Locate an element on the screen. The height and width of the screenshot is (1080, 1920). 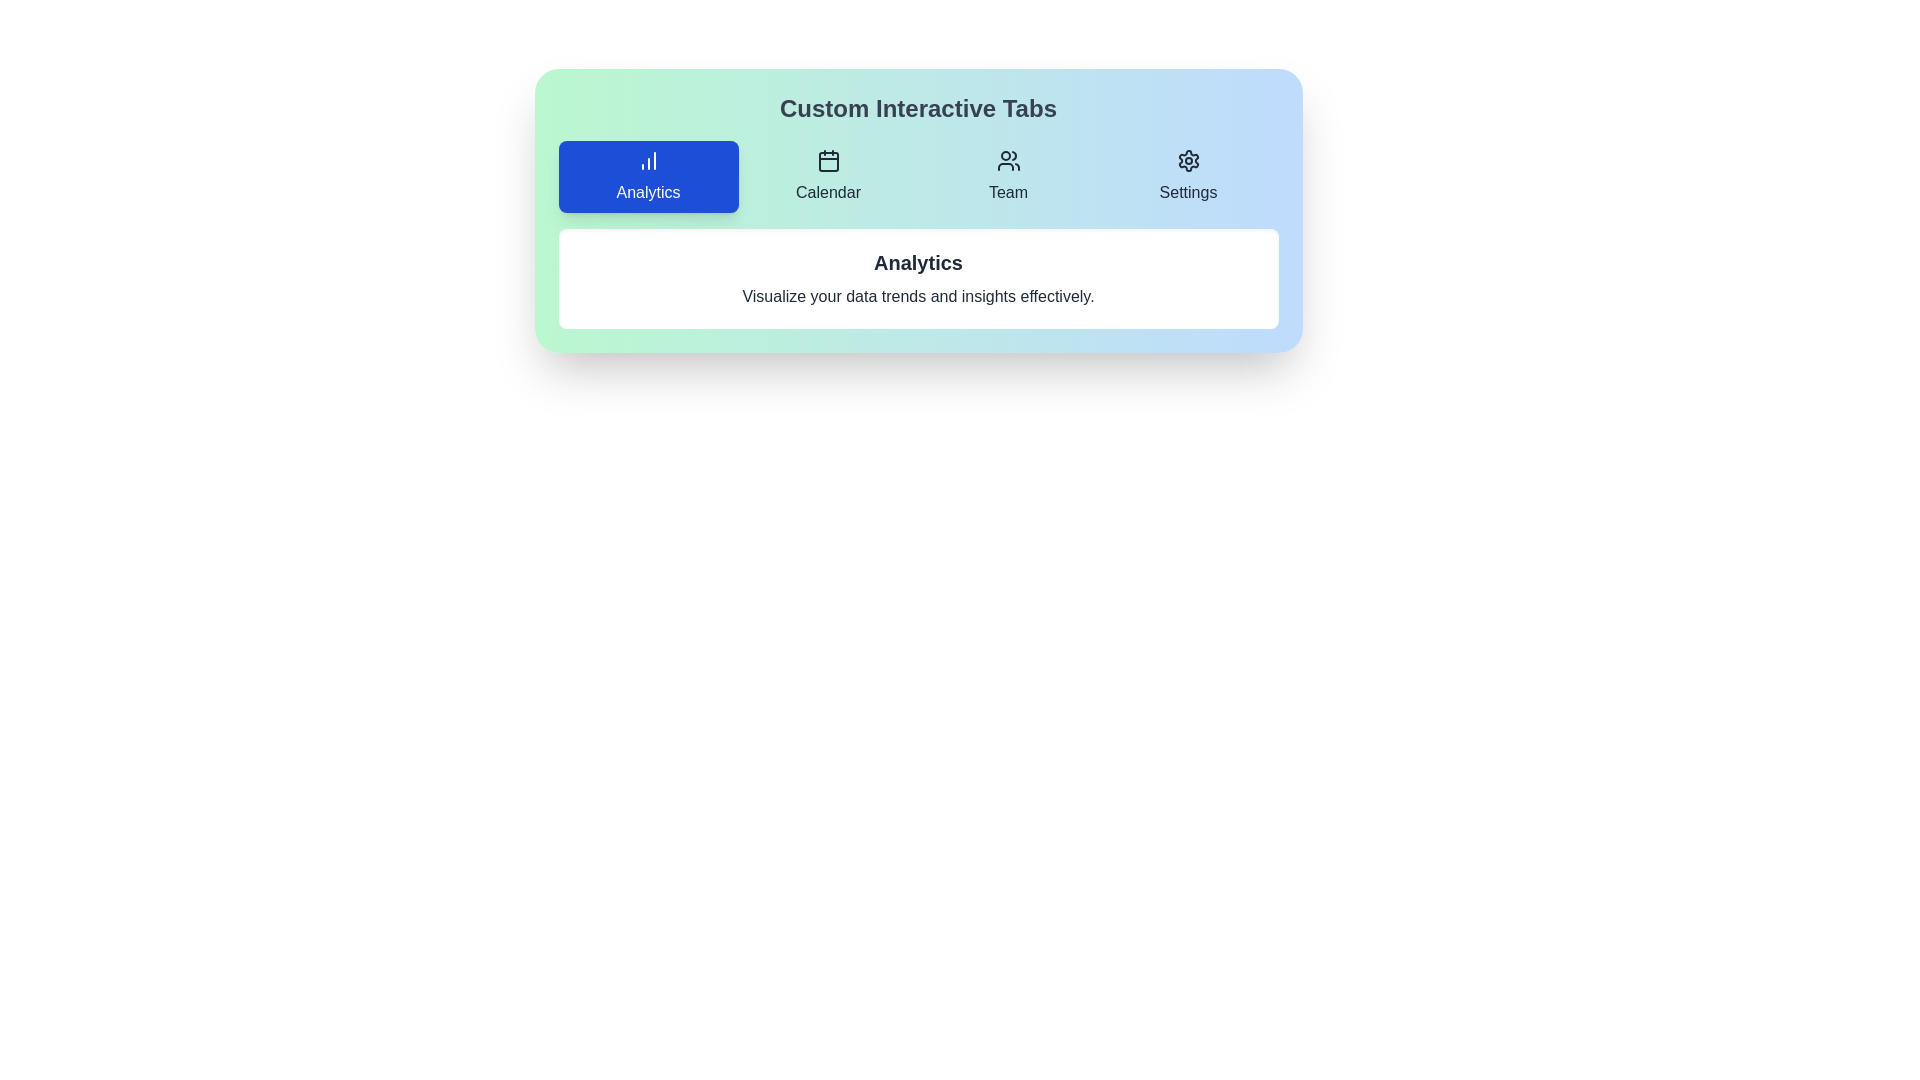
the 'Analytics' button, which is a rectangular button with a blue background and white text is located at coordinates (648, 176).